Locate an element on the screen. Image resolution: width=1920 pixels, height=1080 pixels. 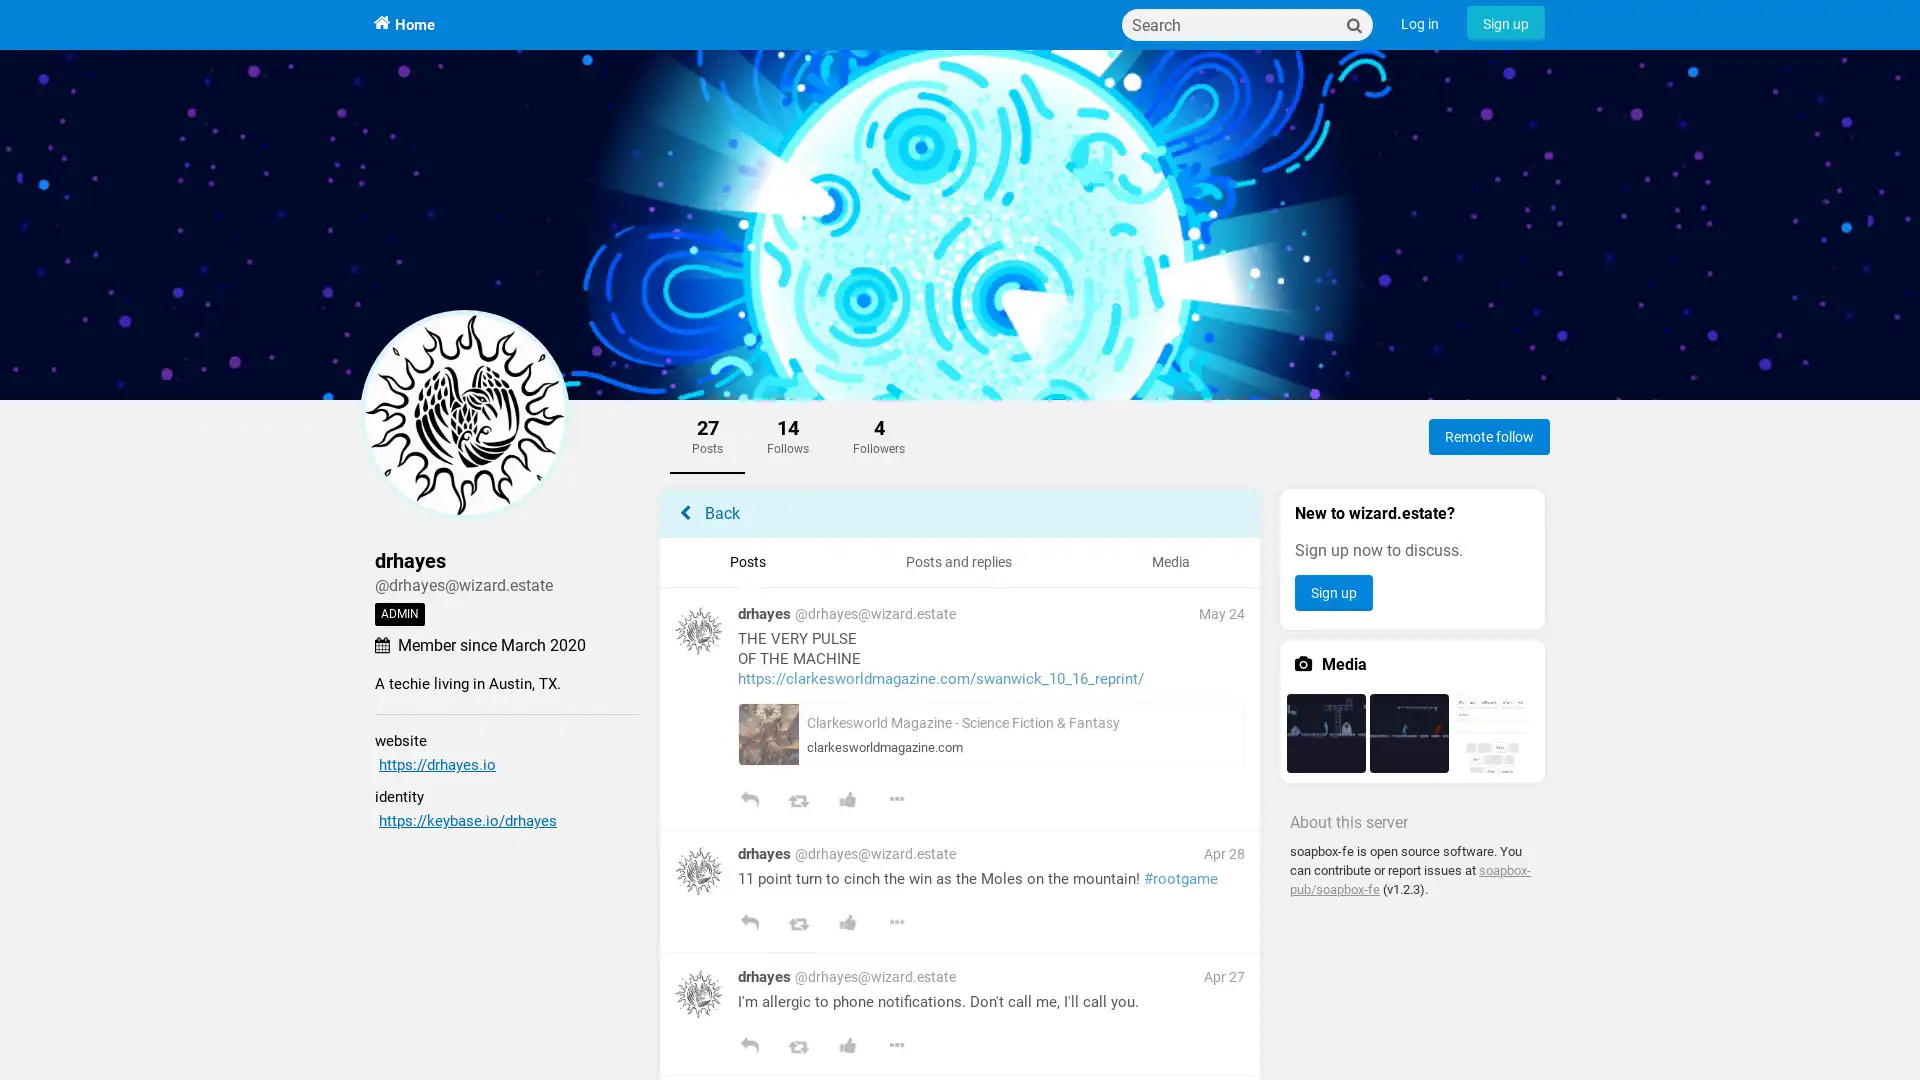
Remote follow is located at coordinates (1489, 435).